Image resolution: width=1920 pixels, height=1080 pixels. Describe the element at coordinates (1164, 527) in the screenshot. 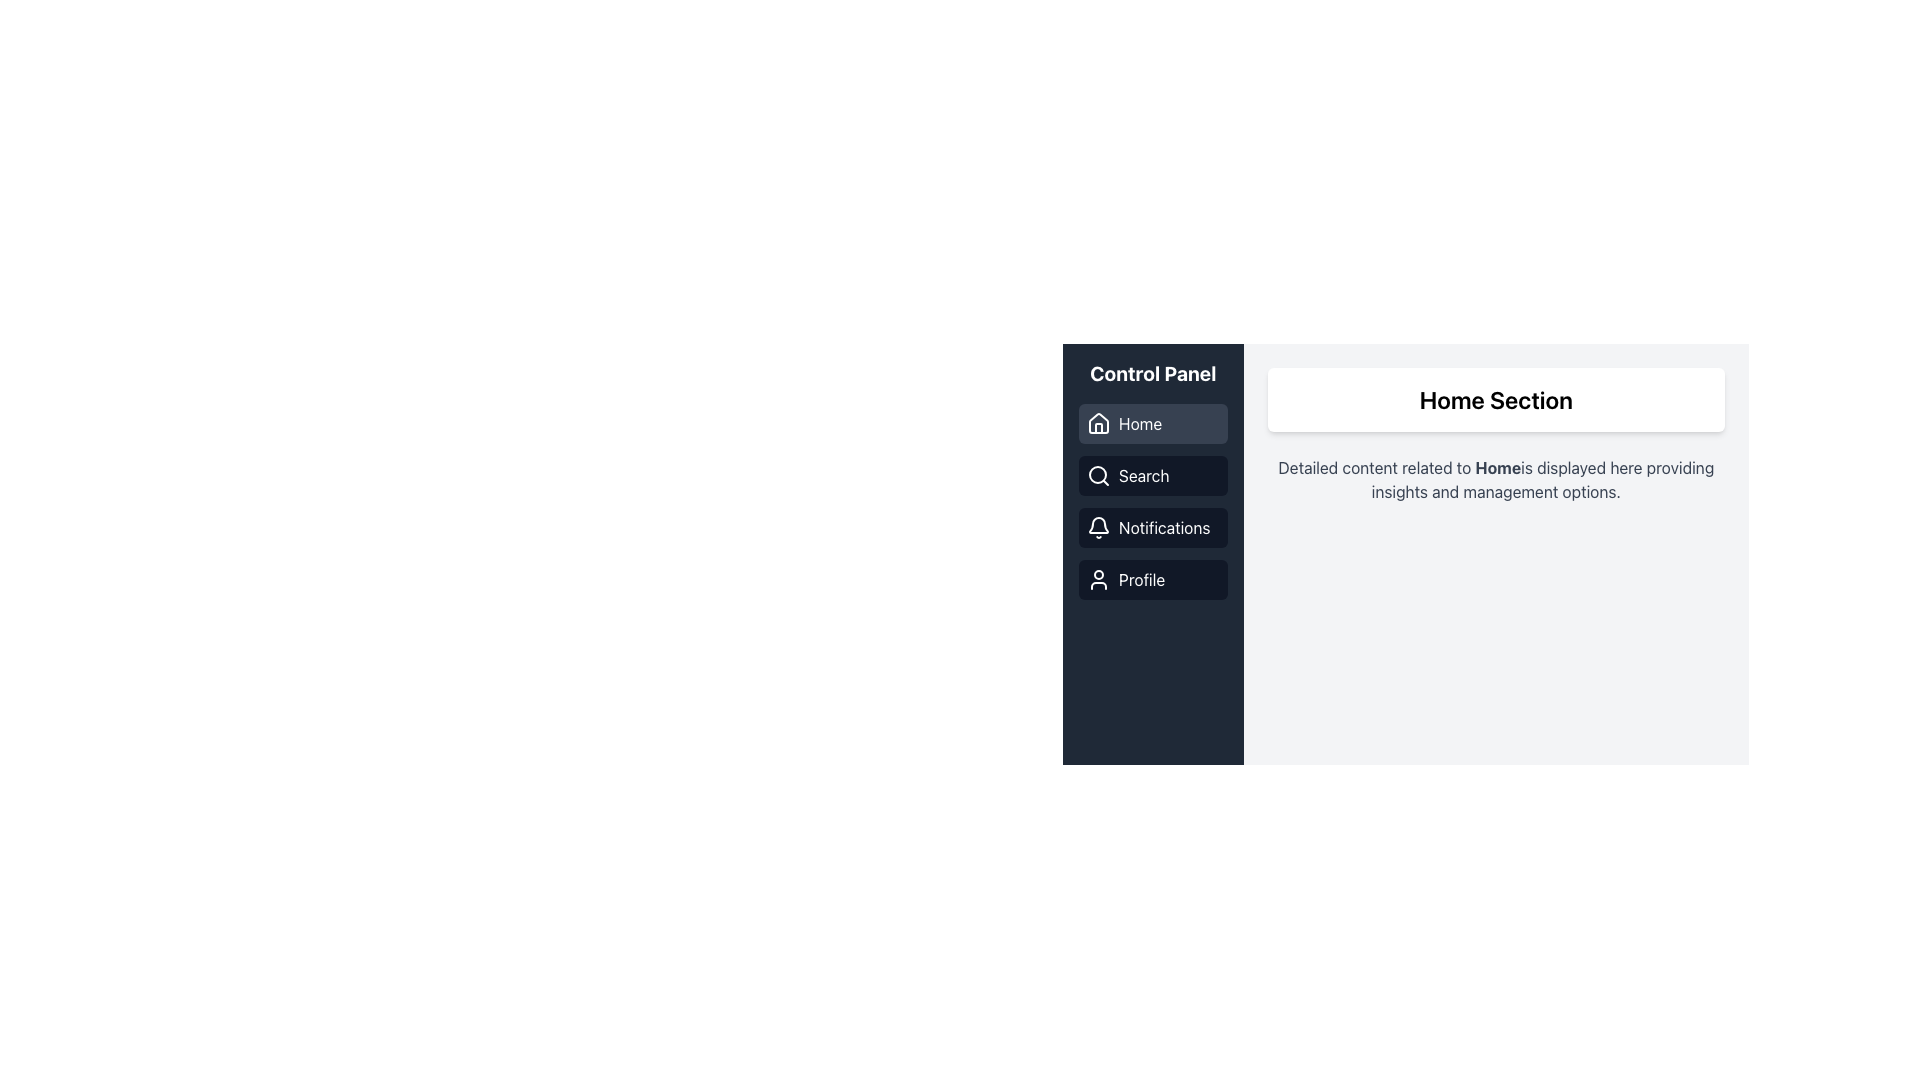

I see `the 'Notifications' text label in the navigation sidebar` at that location.